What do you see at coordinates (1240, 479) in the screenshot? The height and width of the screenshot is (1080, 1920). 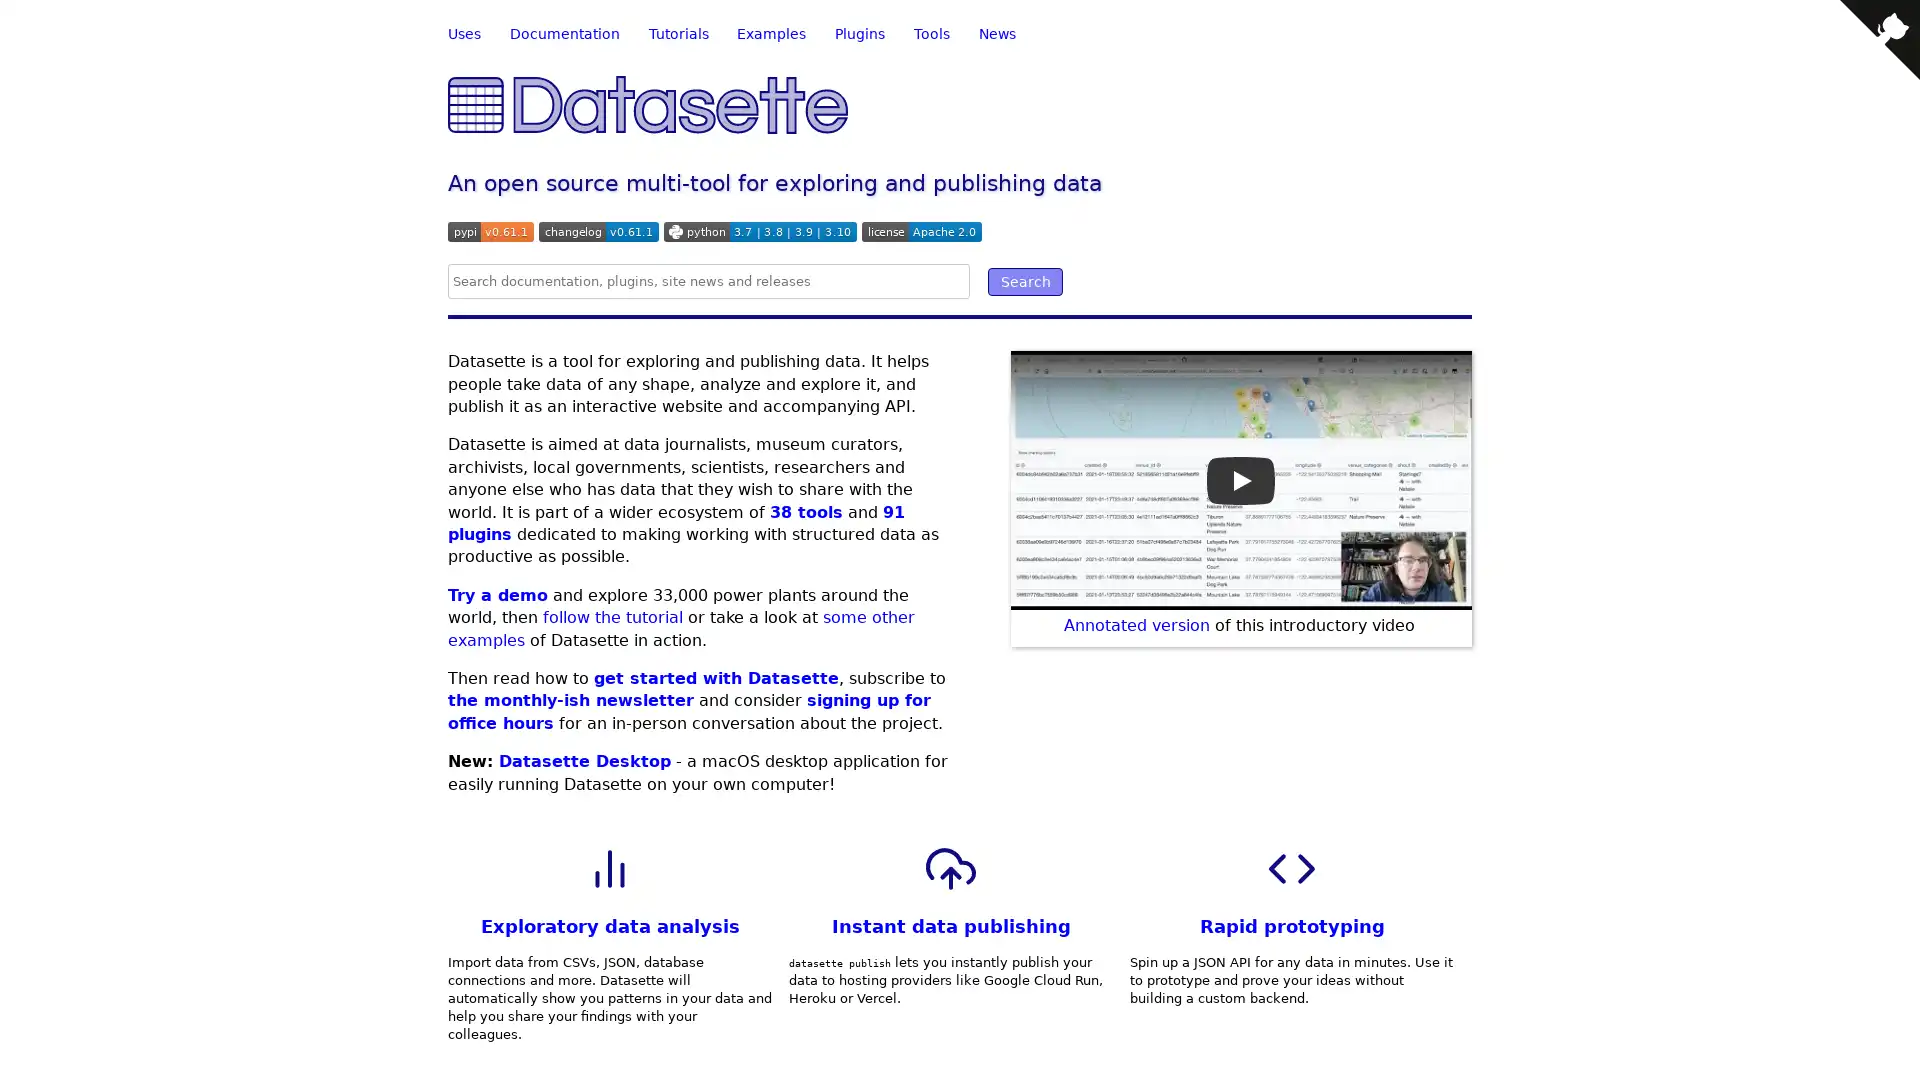 I see `Play: Introduction to Datasette and sqlite-utils` at bounding box center [1240, 479].